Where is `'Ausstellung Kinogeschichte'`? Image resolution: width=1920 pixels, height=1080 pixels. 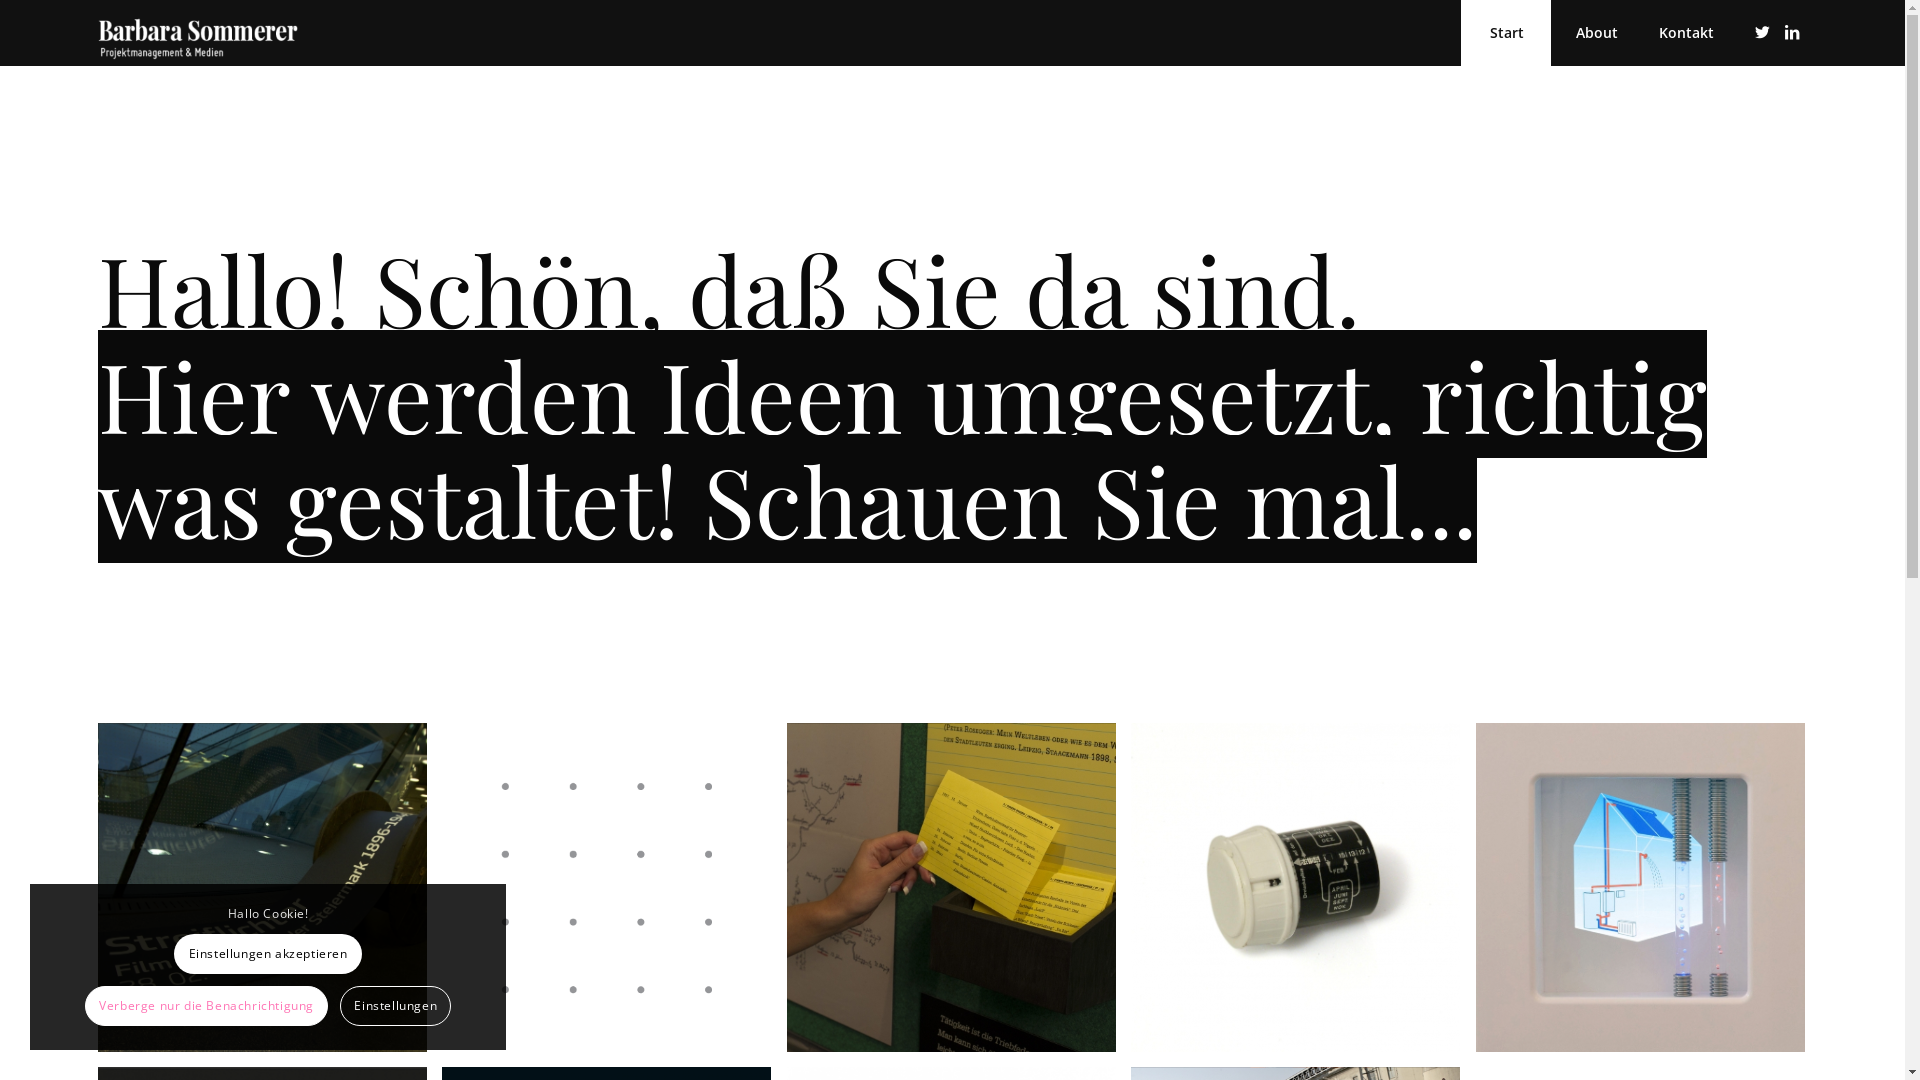 'Ausstellung Kinogeschichte' is located at coordinates (262, 886).